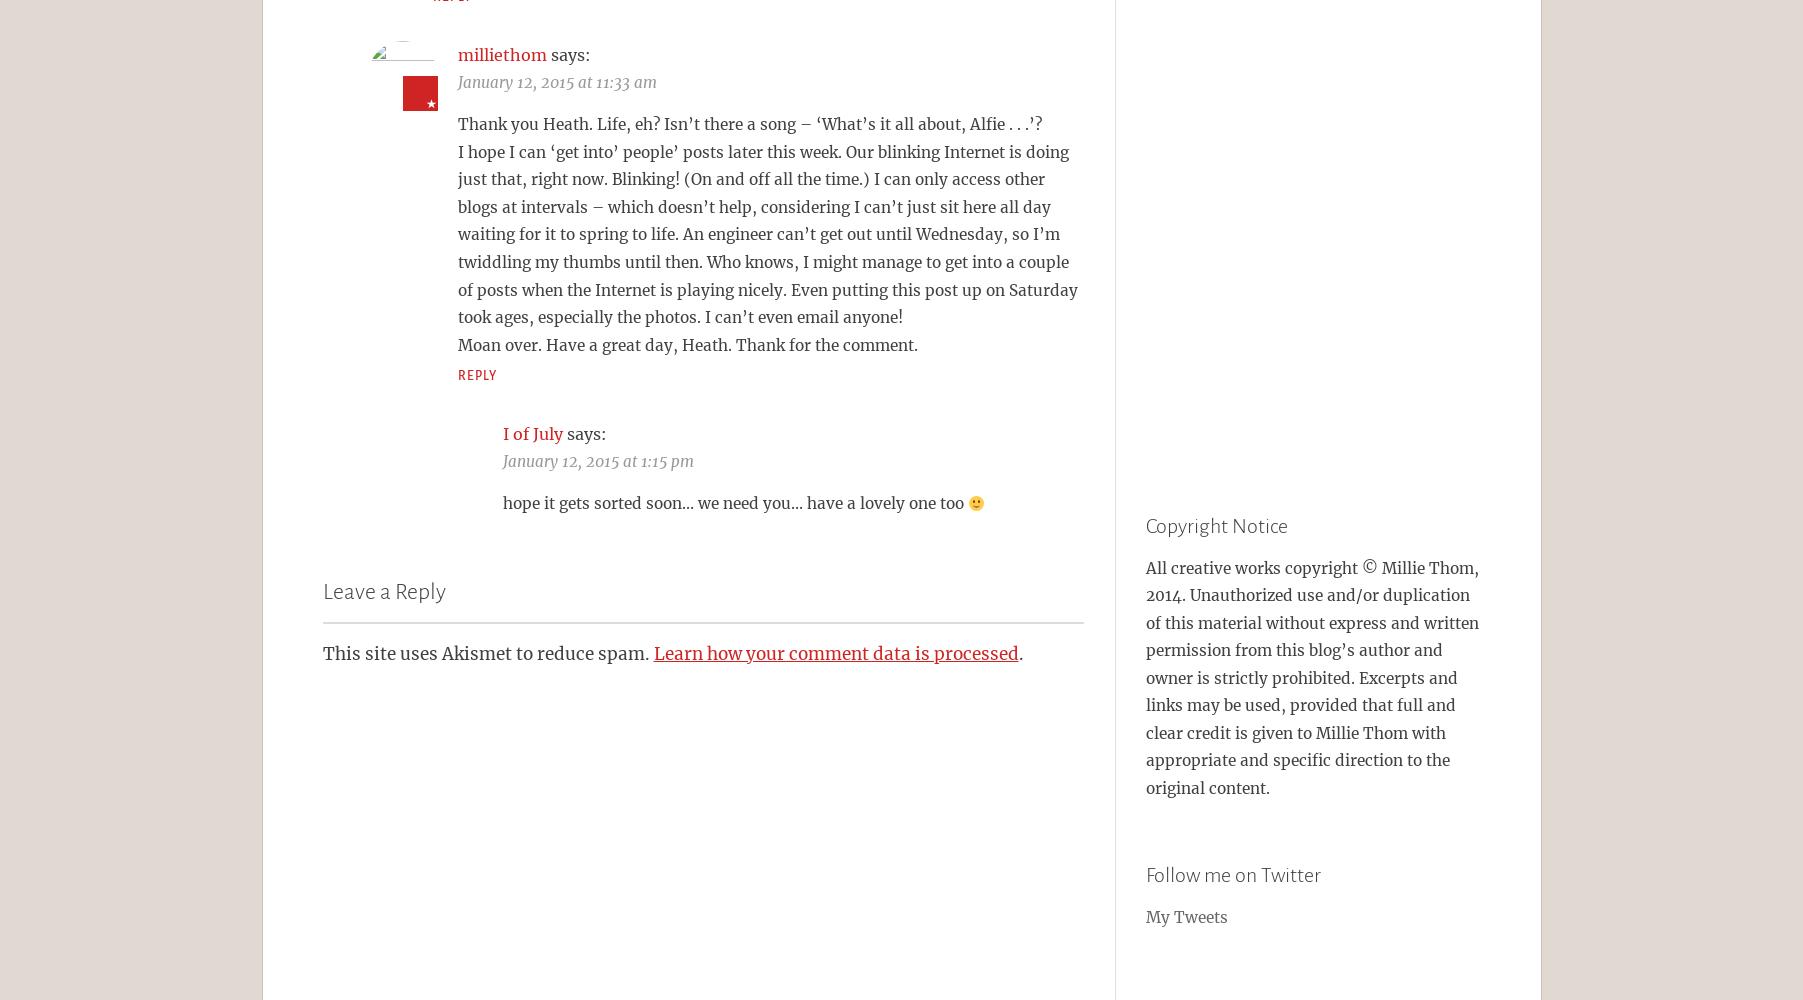  What do you see at coordinates (500, 503) in the screenshot?
I see `'hope it gets sorted soon… we need you… have a lovely one too'` at bounding box center [500, 503].